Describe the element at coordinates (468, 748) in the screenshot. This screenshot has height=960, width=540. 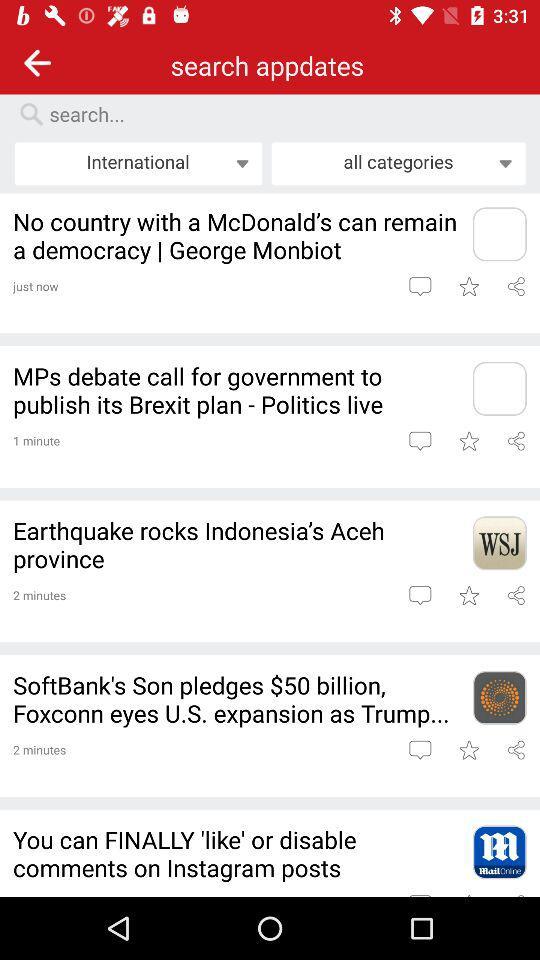
I see `to favourite option` at that location.